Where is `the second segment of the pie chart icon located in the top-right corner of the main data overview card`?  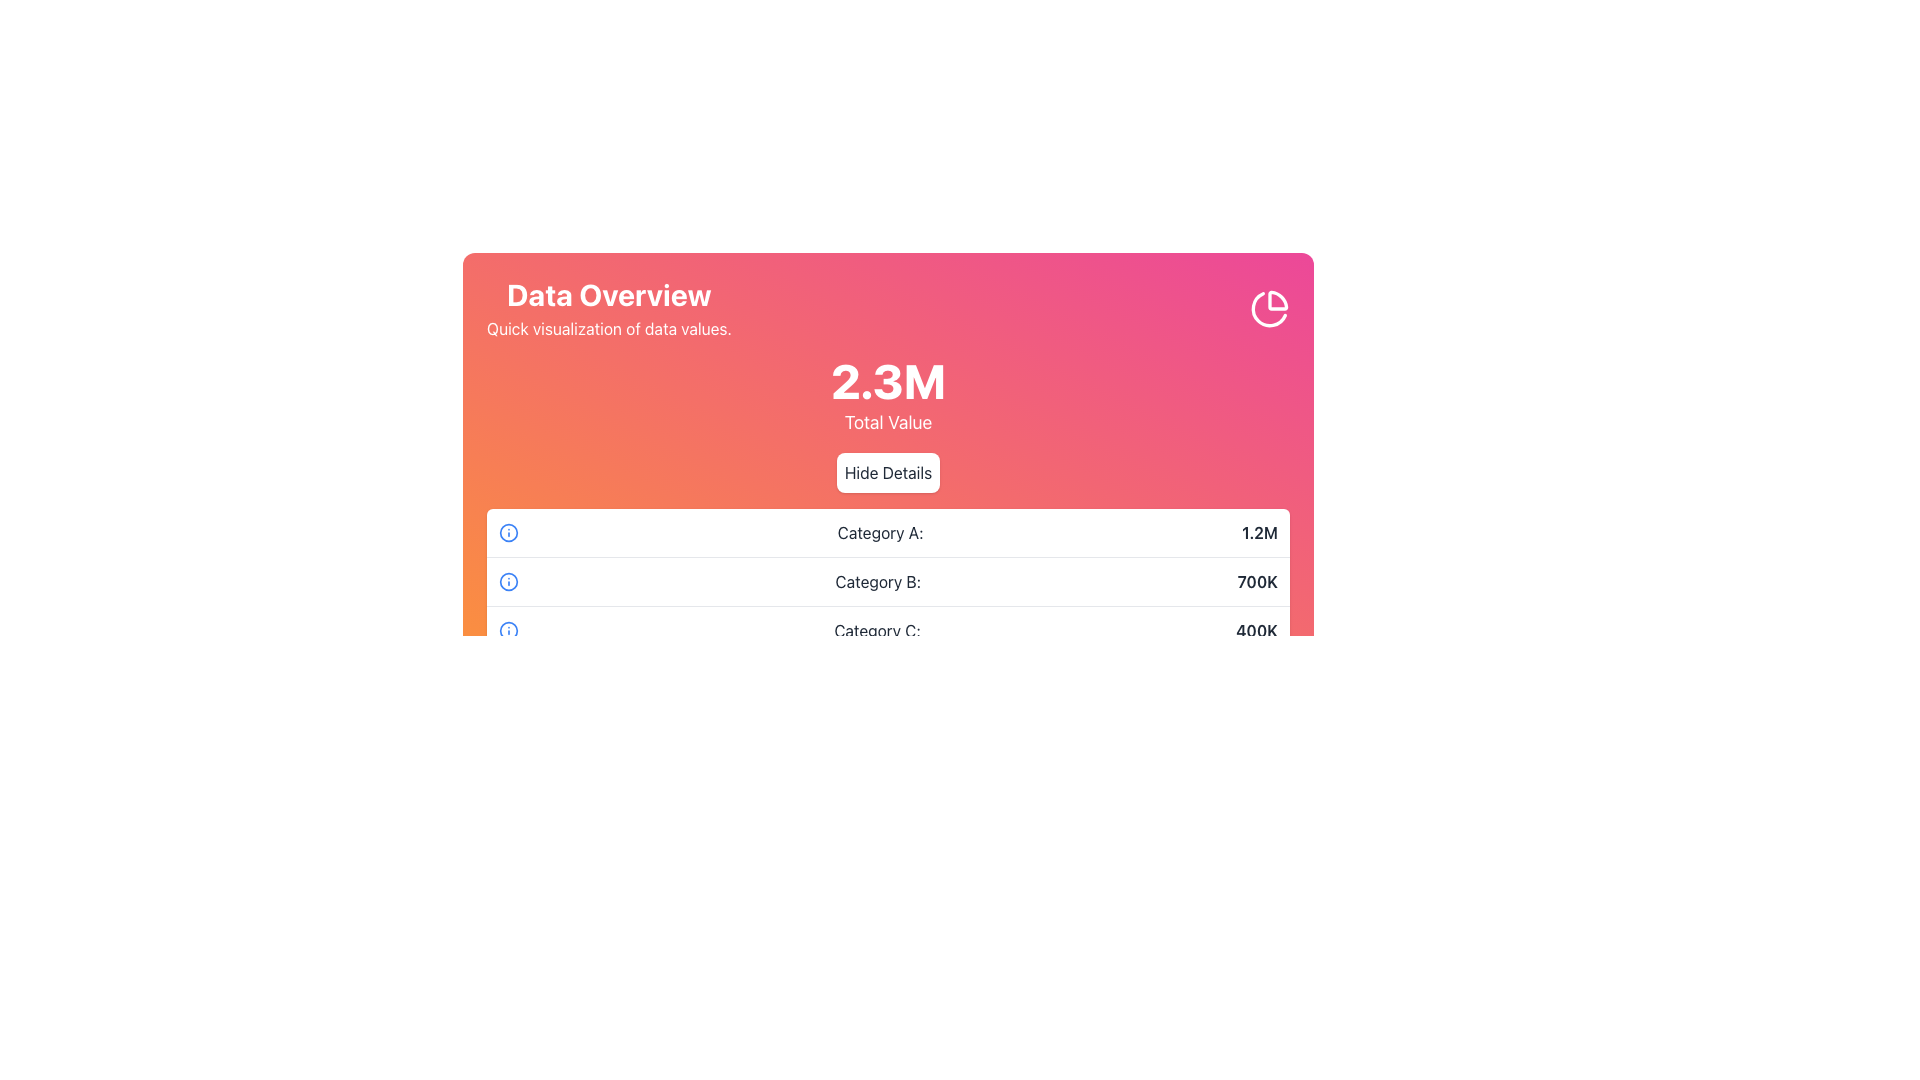 the second segment of the pie chart icon located in the top-right corner of the main data overview card is located at coordinates (1268, 309).